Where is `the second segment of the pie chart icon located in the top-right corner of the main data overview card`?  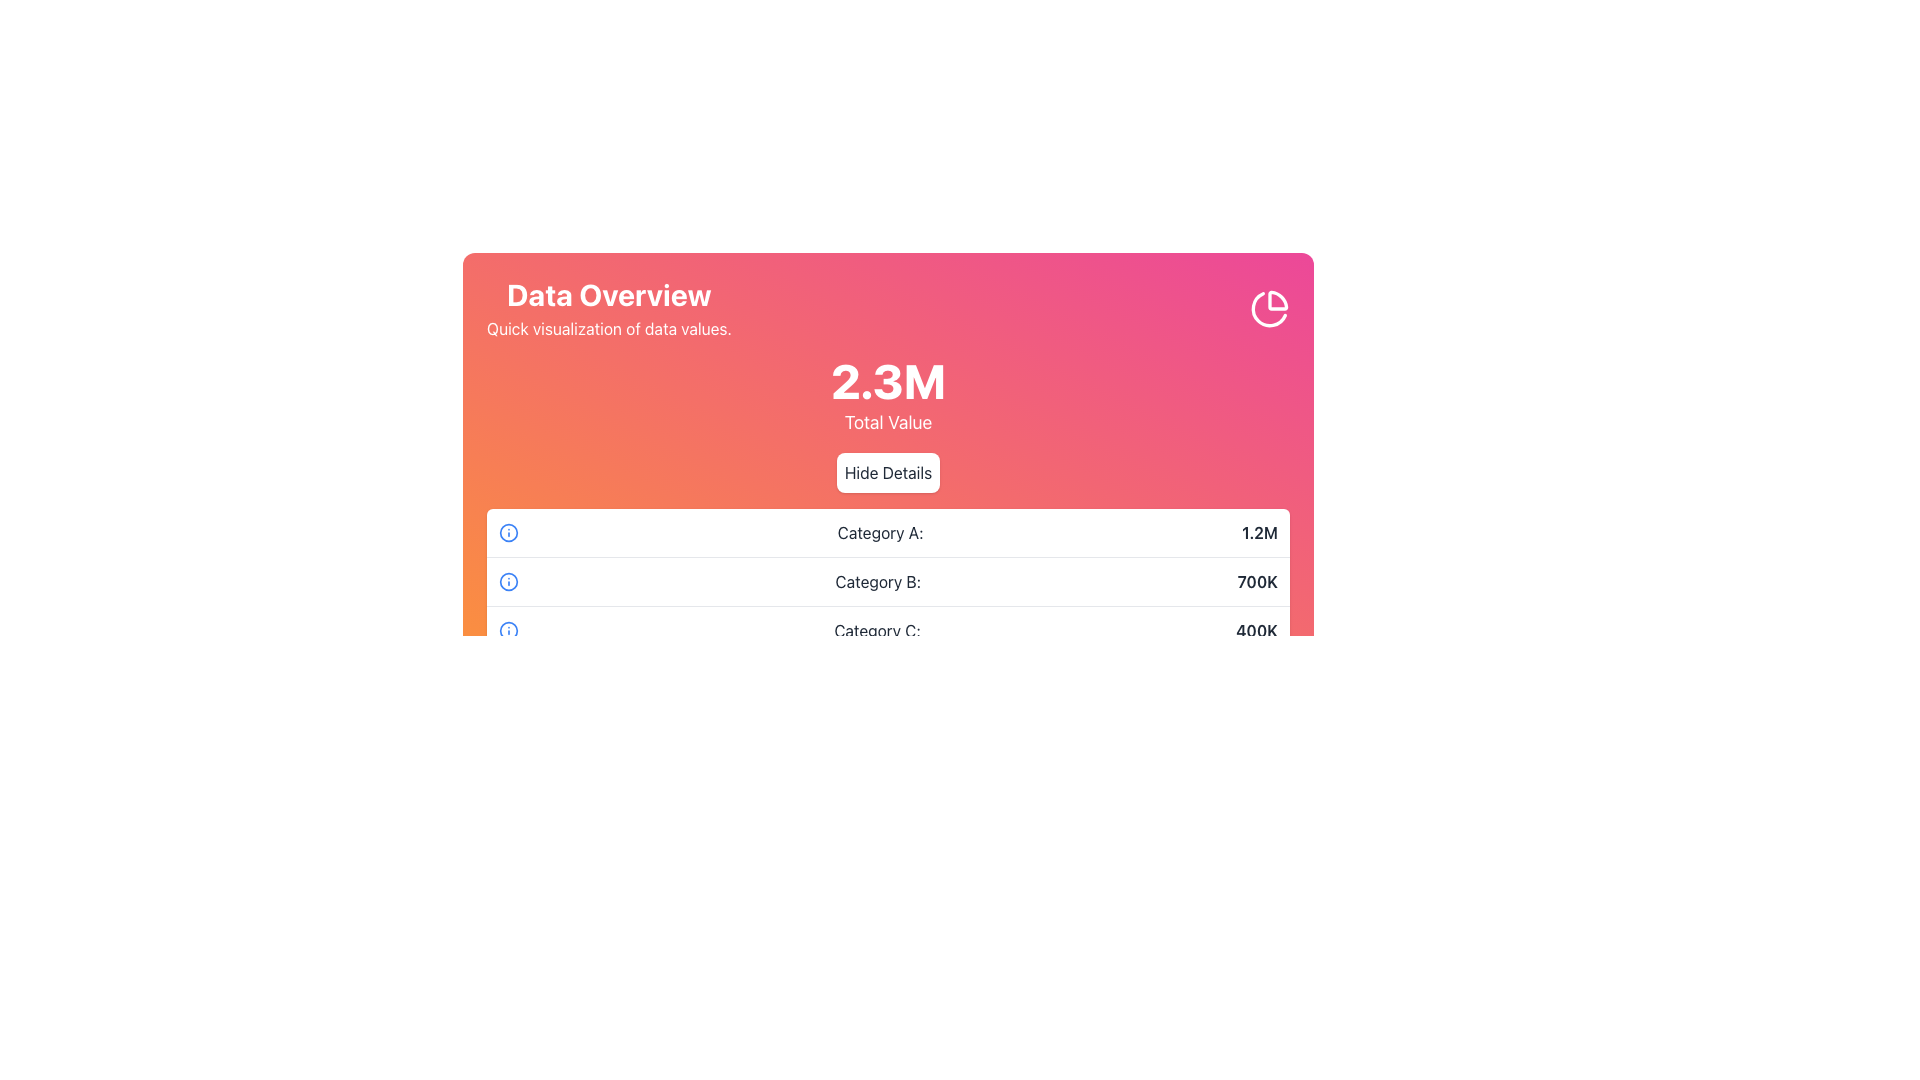 the second segment of the pie chart icon located in the top-right corner of the main data overview card is located at coordinates (1268, 309).